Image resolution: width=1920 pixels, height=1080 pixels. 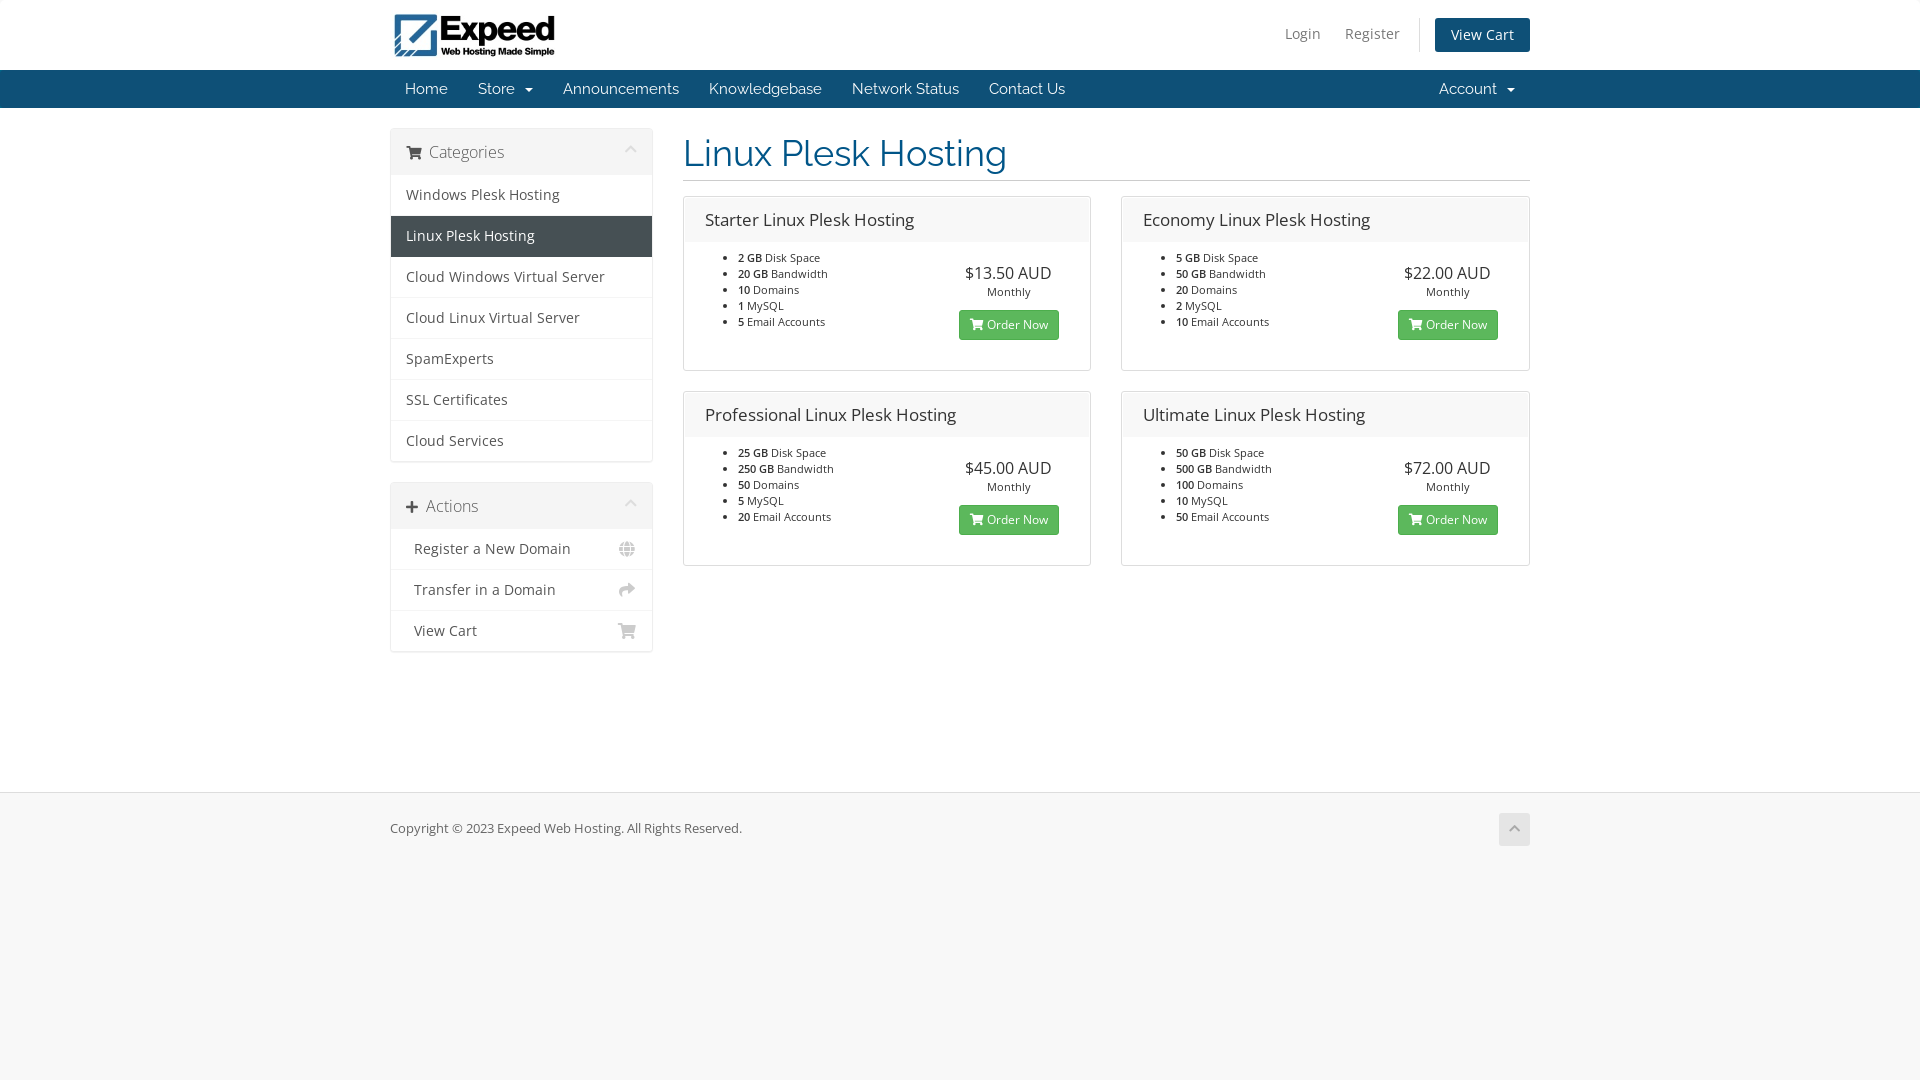 What do you see at coordinates (521, 400) in the screenshot?
I see `'SSL Certificates'` at bounding box center [521, 400].